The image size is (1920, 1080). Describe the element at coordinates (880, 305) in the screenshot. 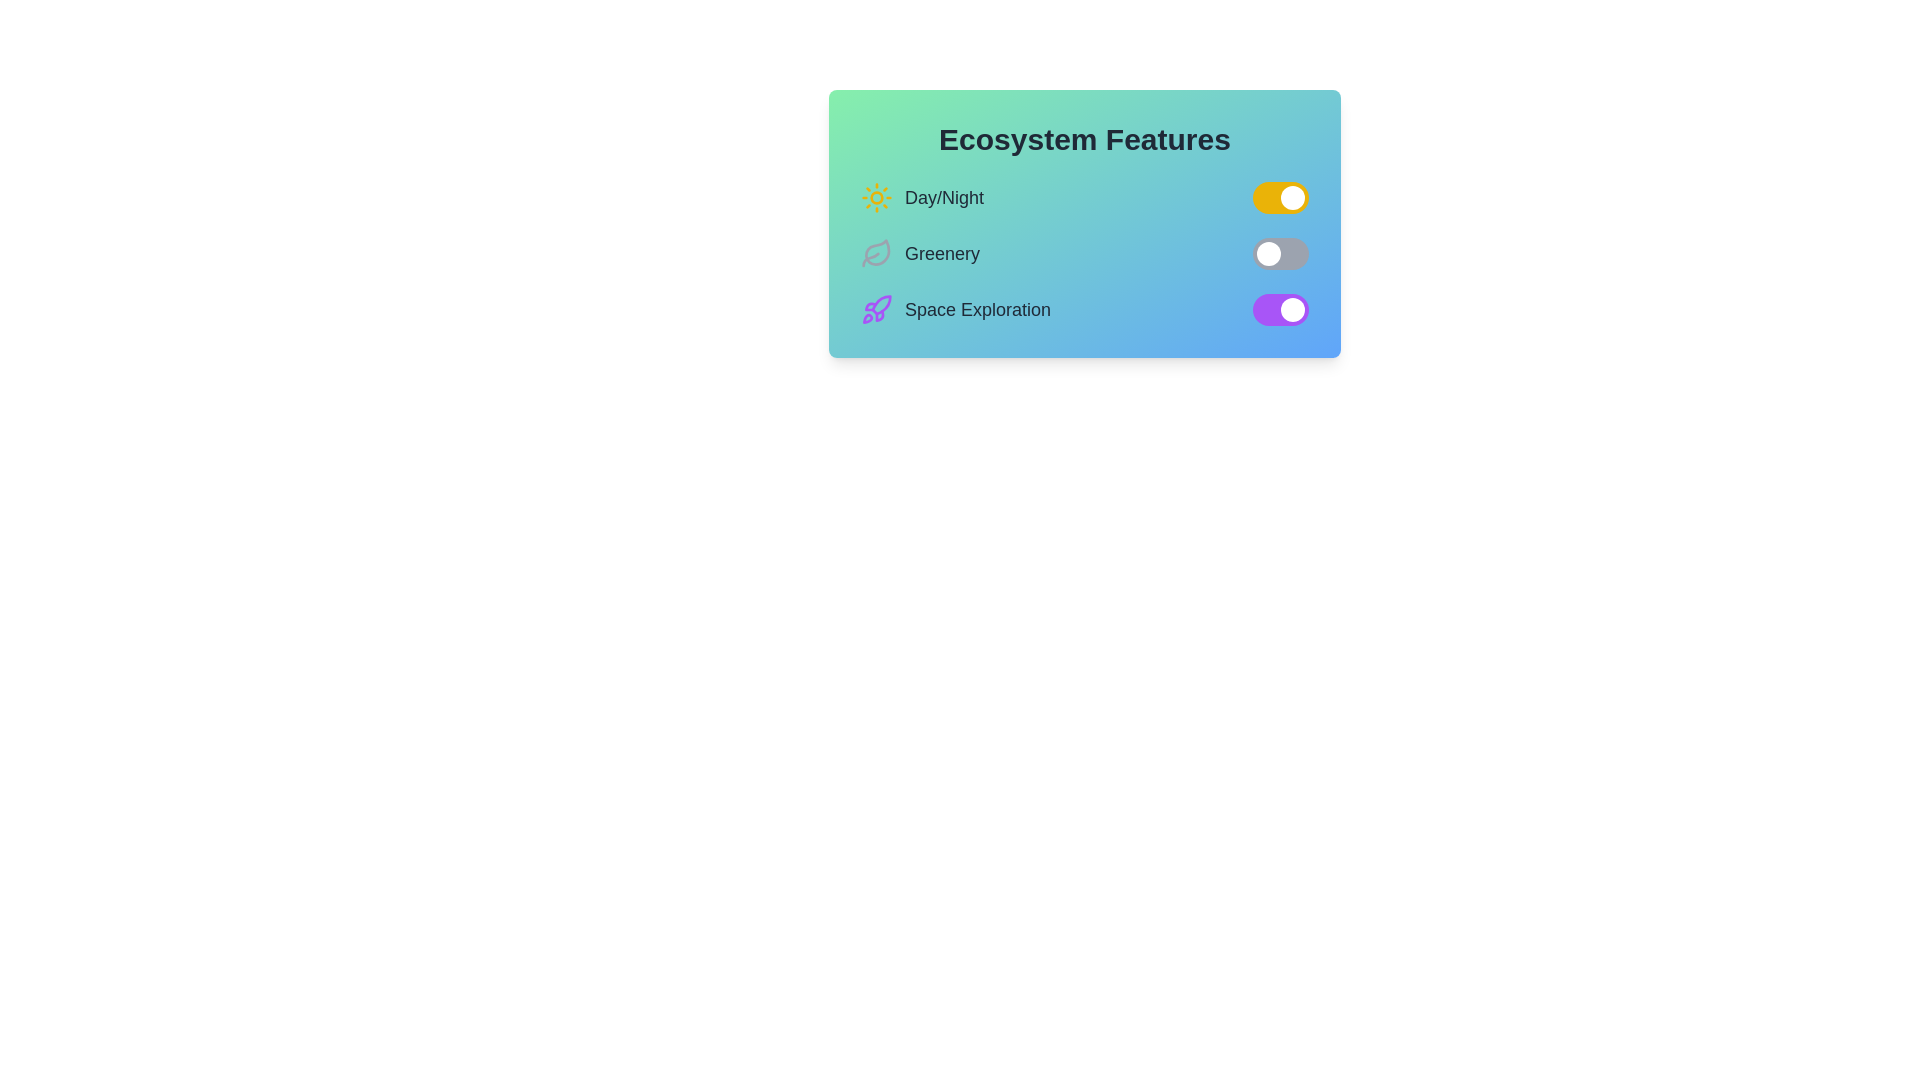

I see `the rocket-shaped icon representing space exploration, located in the lower-left part of the Ecosystem Features panel, below two other similar elements` at that location.